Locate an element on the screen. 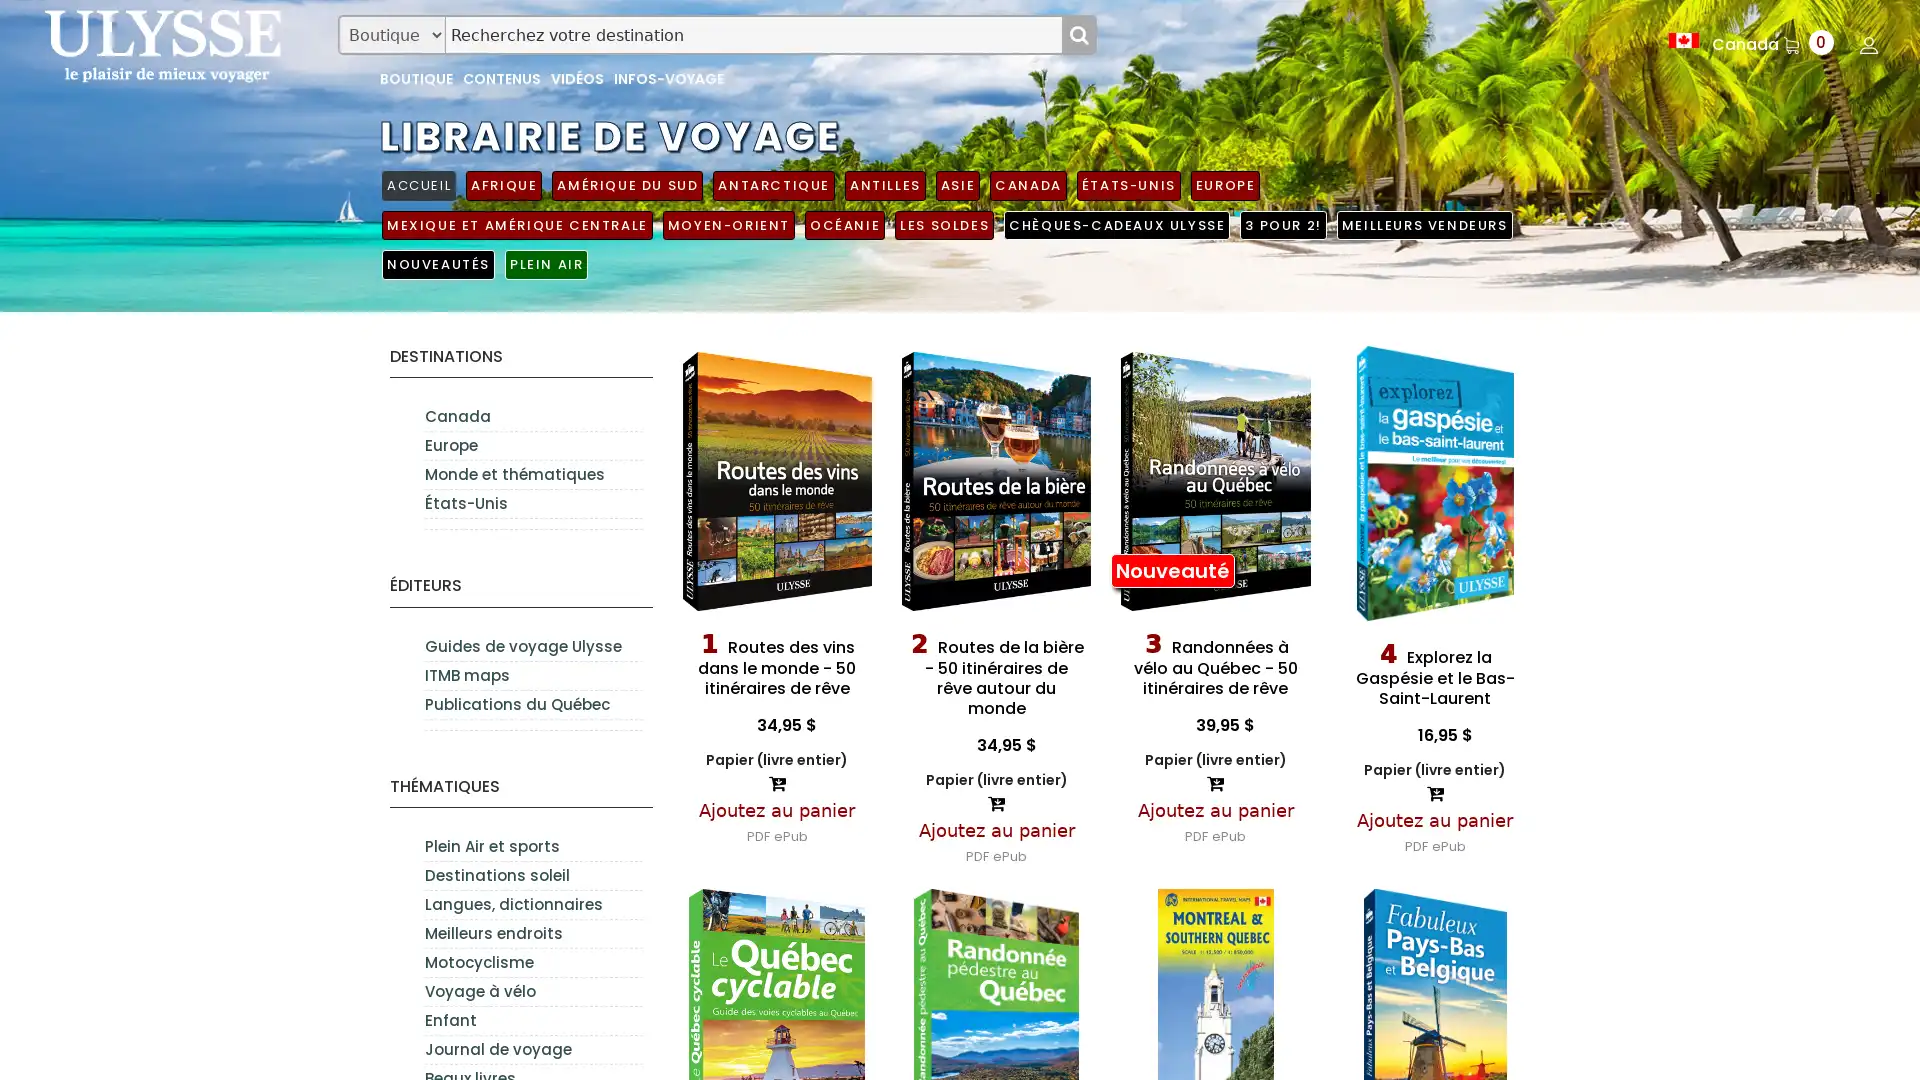  EUROPE is located at coordinates (1223, 185).